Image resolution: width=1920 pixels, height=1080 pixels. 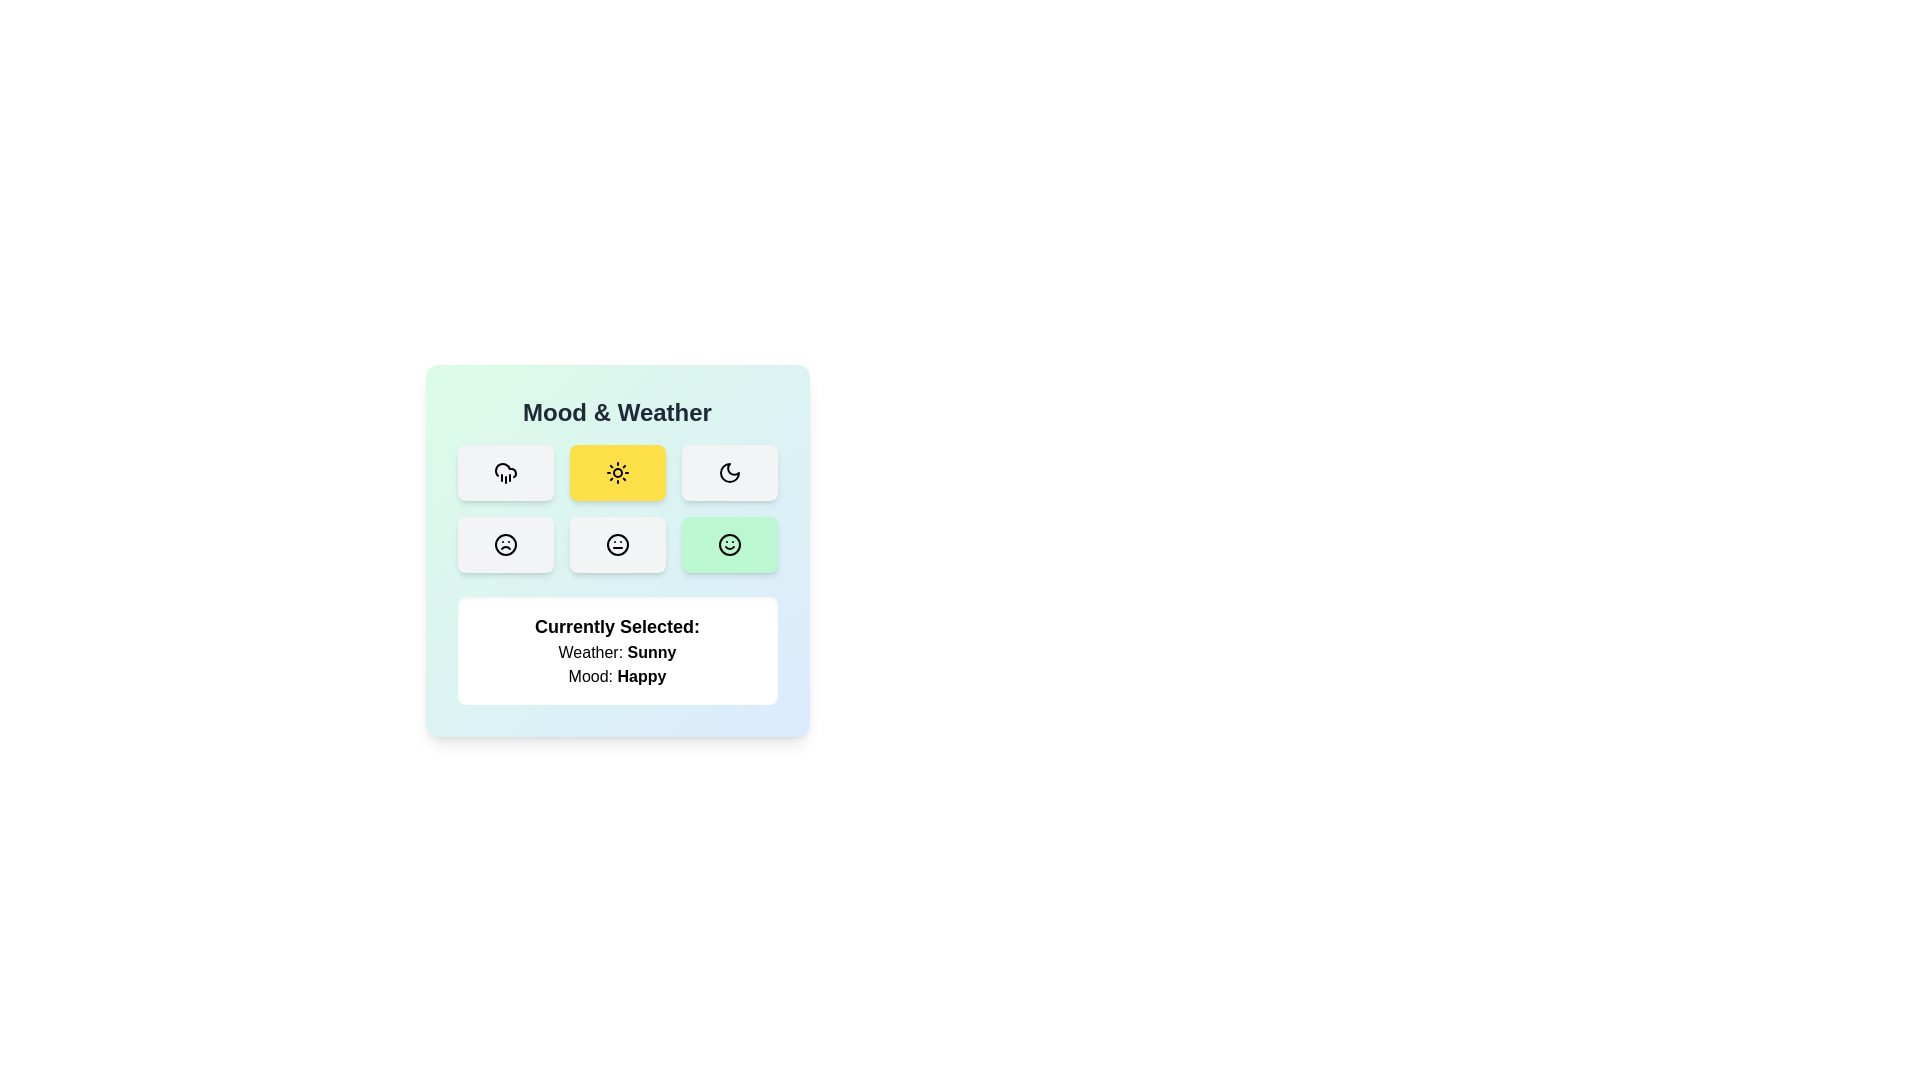 I want to click on the 'Rainy Weather' icon in the Mood & Weather selection grid, so click(x=505, y=473).